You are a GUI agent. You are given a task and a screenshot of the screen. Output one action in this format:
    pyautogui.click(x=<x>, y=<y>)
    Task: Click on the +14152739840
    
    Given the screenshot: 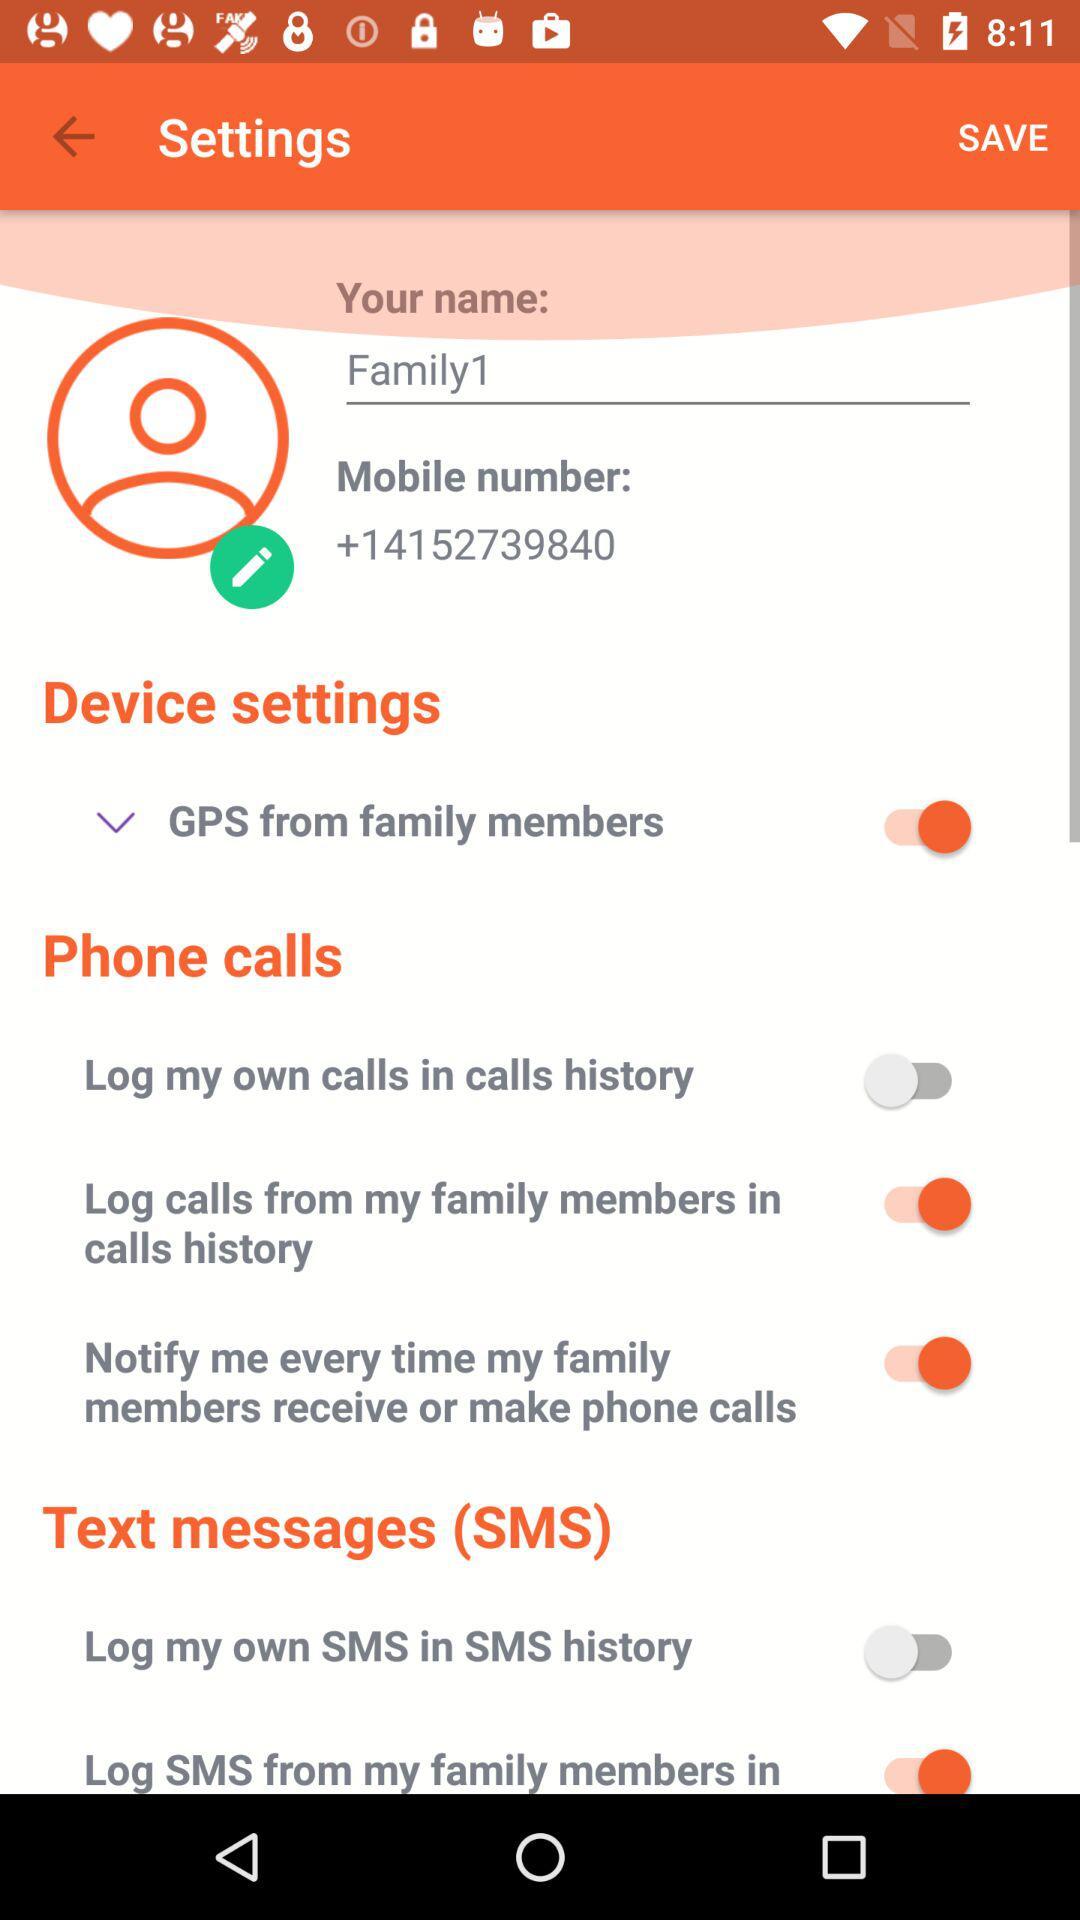 What is the action you would take?
    pyautogui.click(x=475, y=537)
    